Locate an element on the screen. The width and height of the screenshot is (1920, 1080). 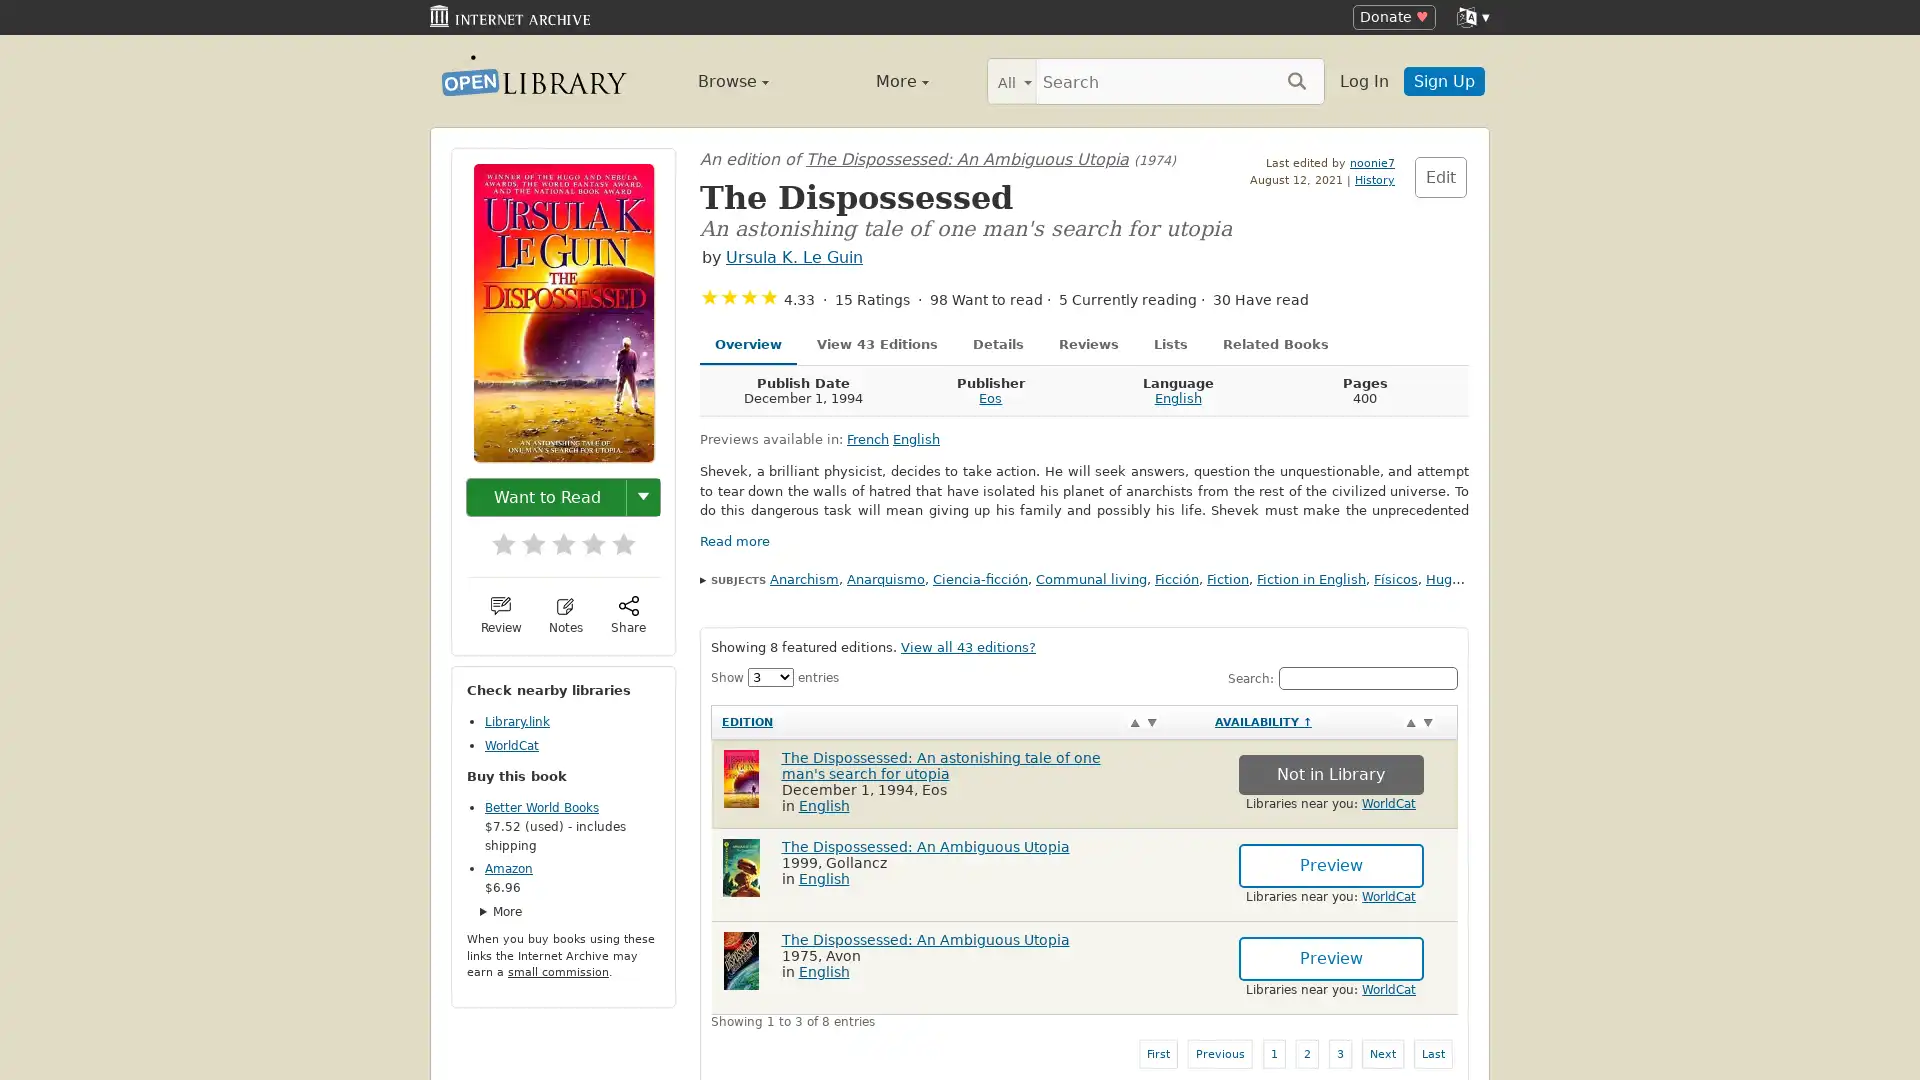
2 is located at coordinates (523, 536).